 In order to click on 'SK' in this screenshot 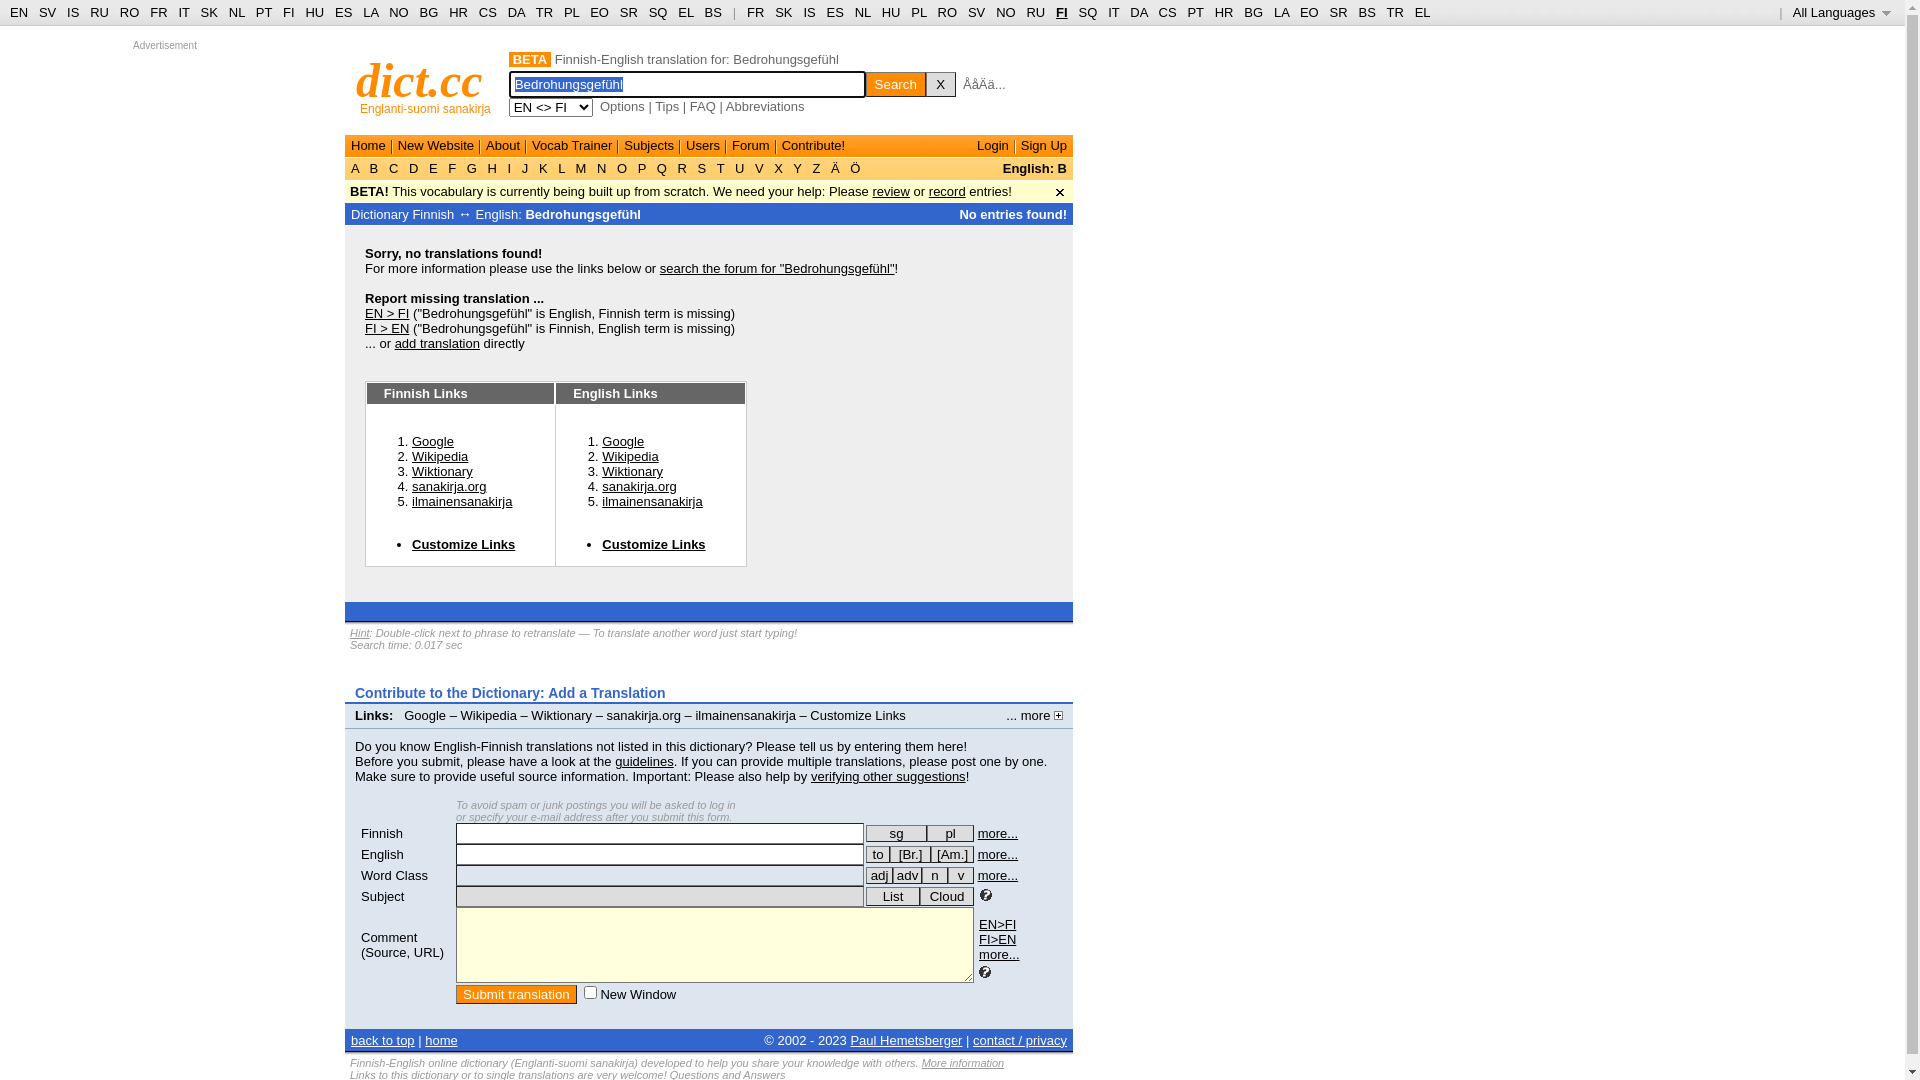, I will do `click(782, 12)`.